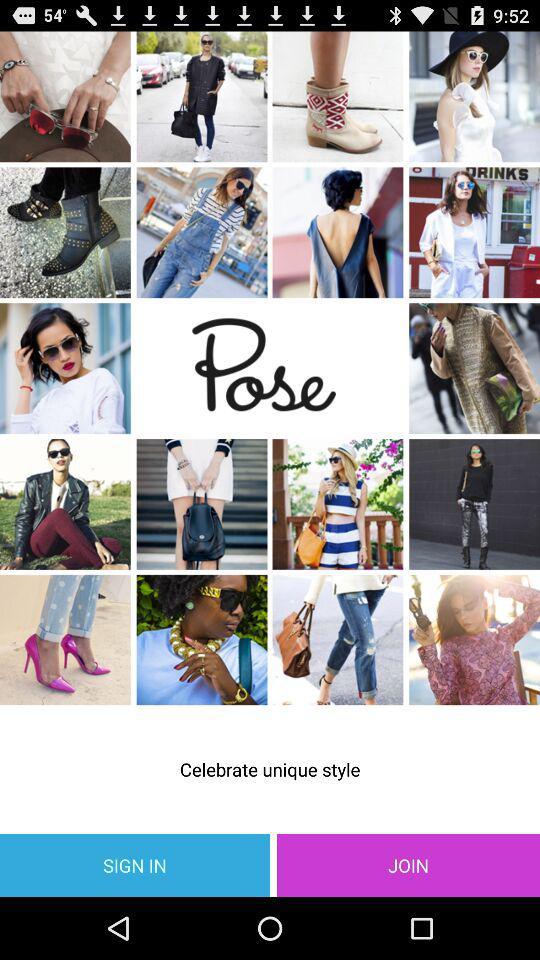 The width and height of the screenshot is (540, 960). I want to click on item below celebrate unique style, so click(407, 864).